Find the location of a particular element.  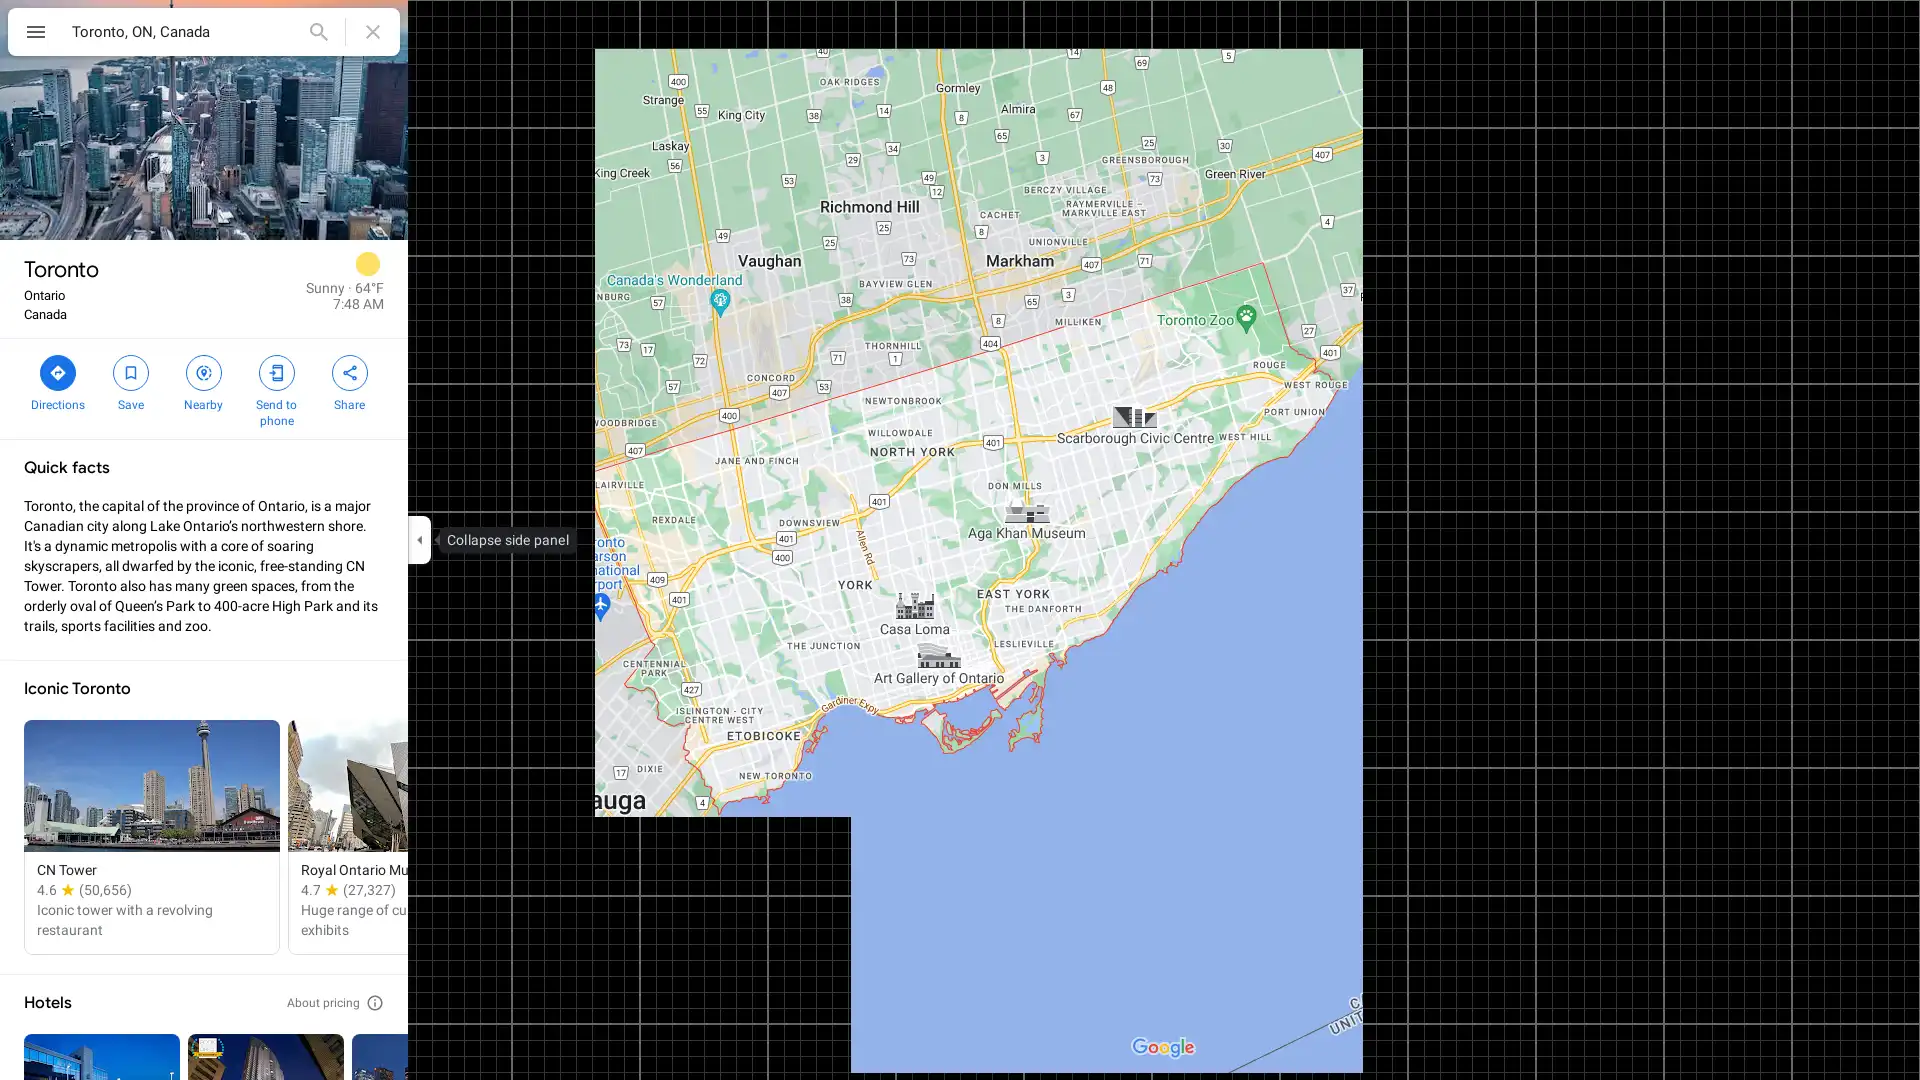

Directions to Toronto is located at coordinates (57, 381).